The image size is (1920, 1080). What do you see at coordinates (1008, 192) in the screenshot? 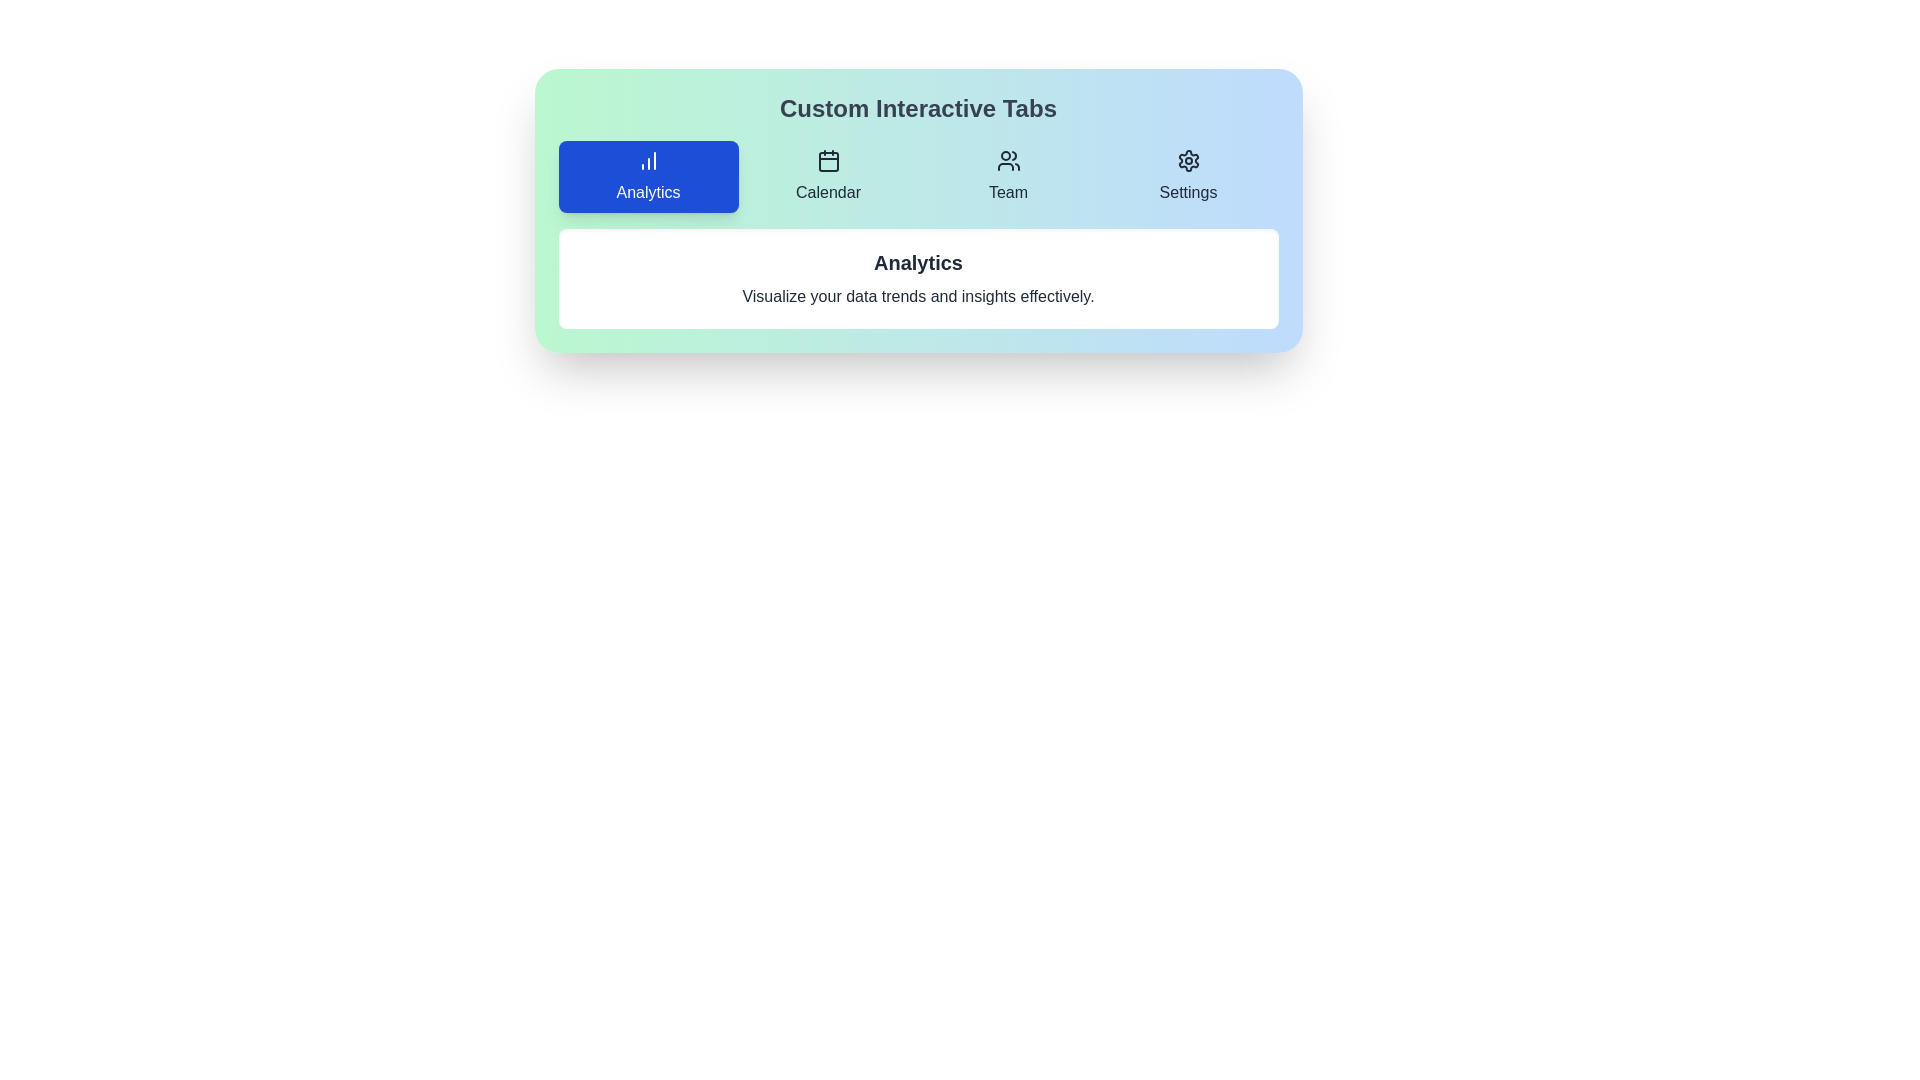
I see `the 'Team' label located beneath the group of people icon in the top navigation bar` at bounding box center [1008, 192].